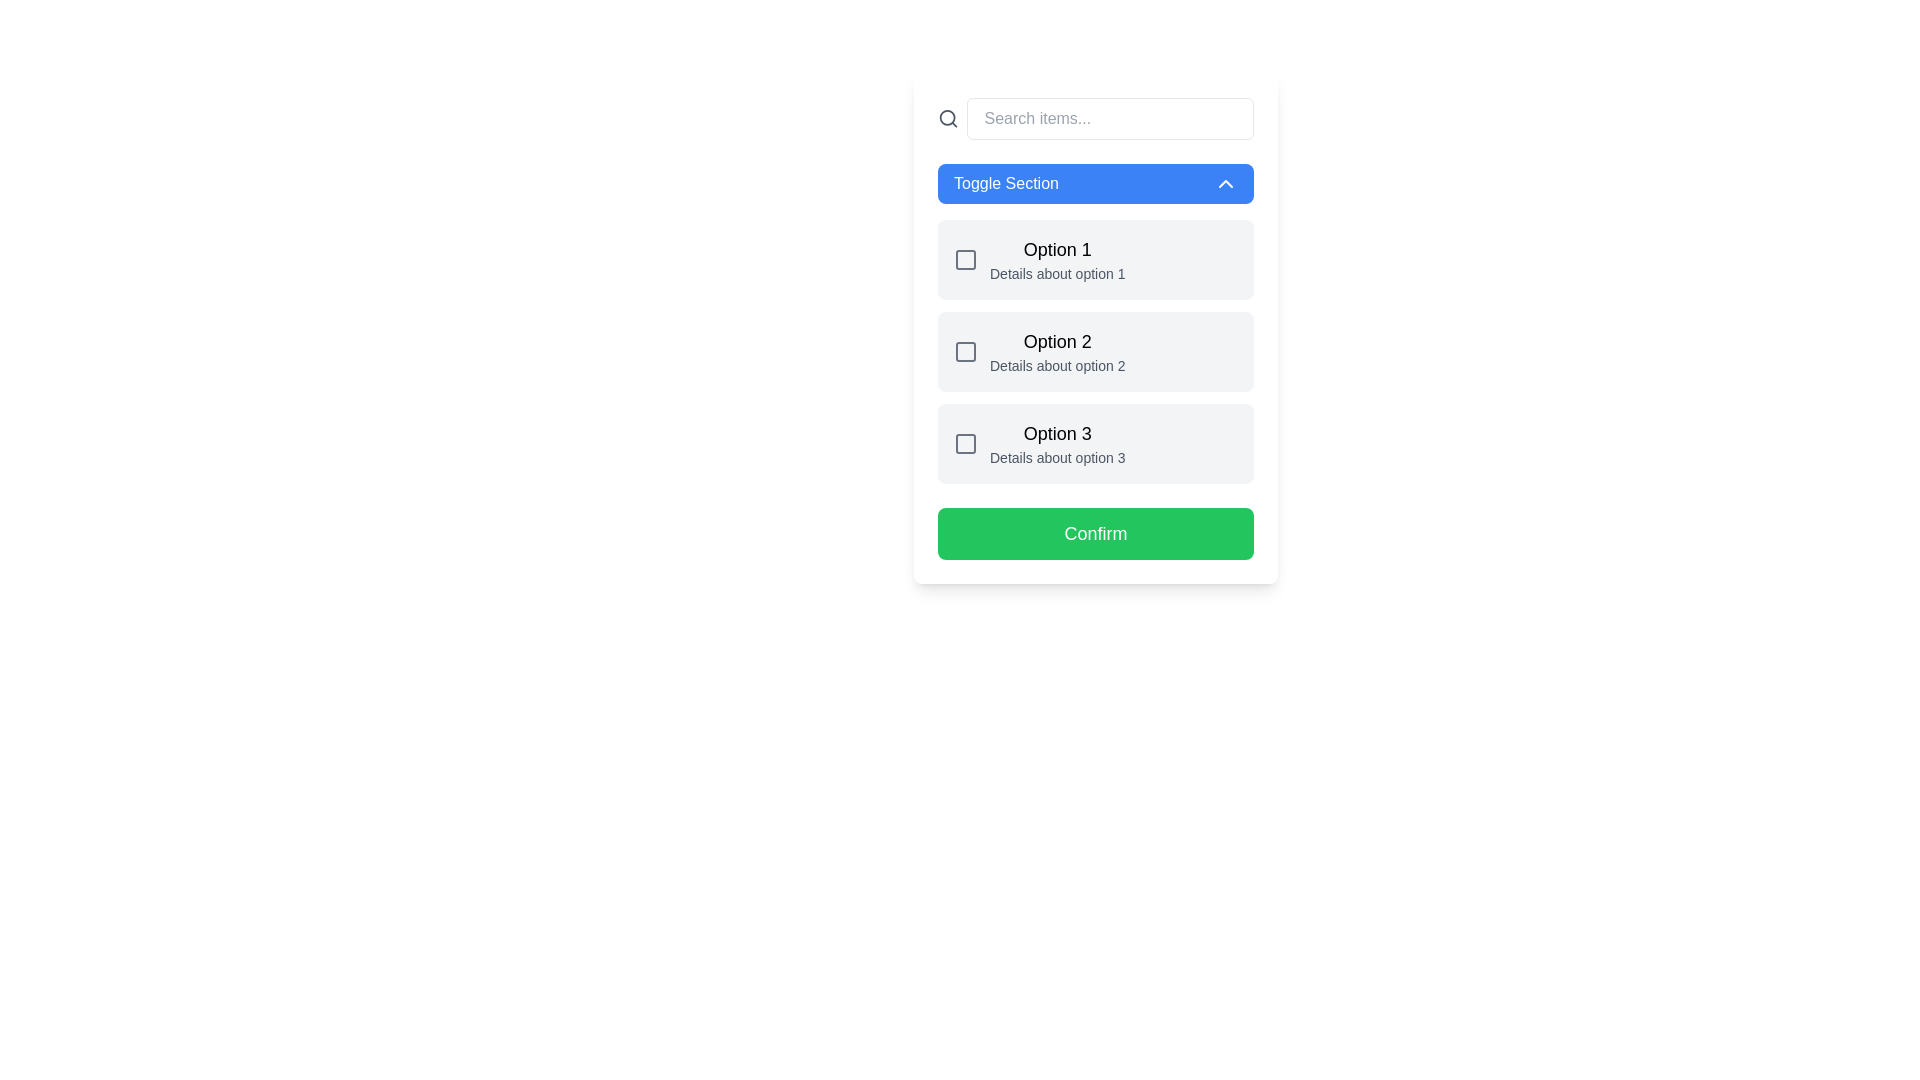  What do you see at coordinates (1094, 350) in the screenshot?
I see `the checkbox representing the second item in a vertical list of options` at bounding box center [1094, 350].